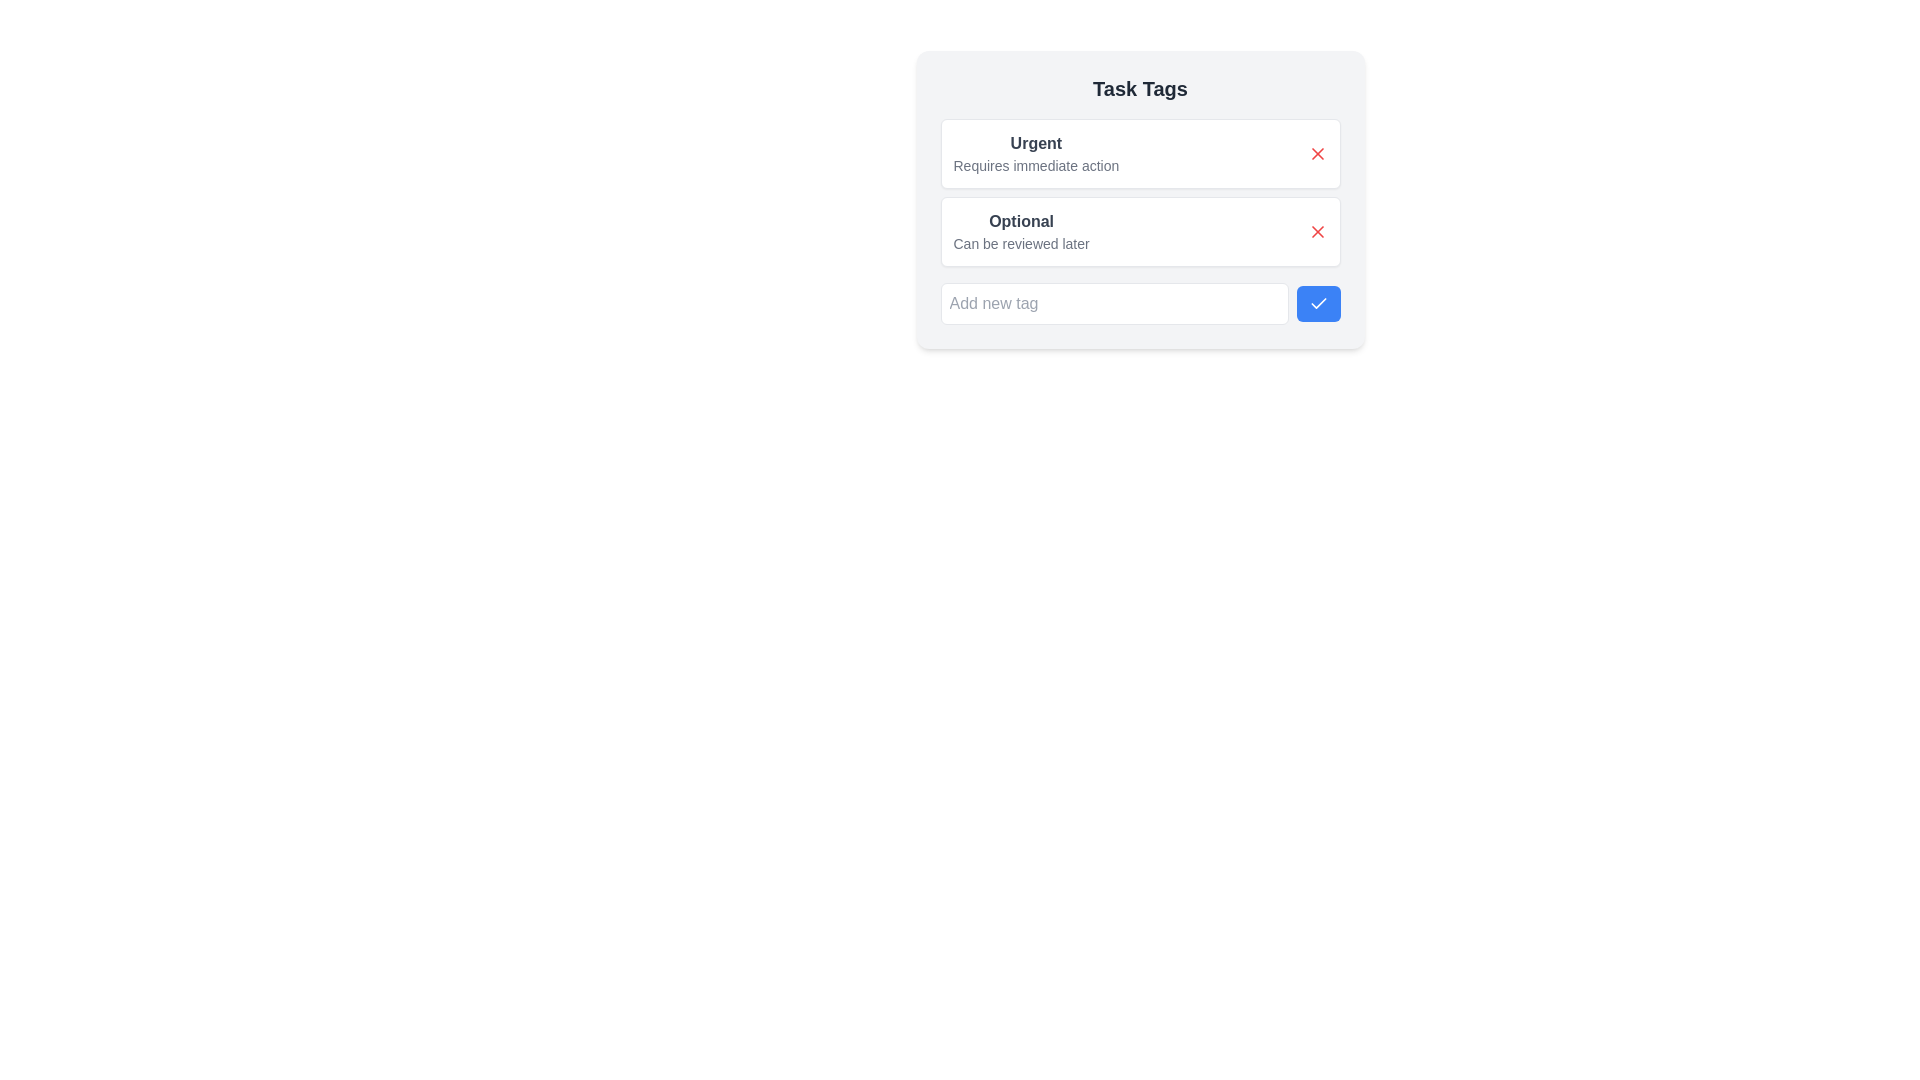 The image size is (1920, 1080). I want to click on the first task tag in the vertically stacked list, which is a text block containing a title and description indicating urgency, so click(1036, 153).